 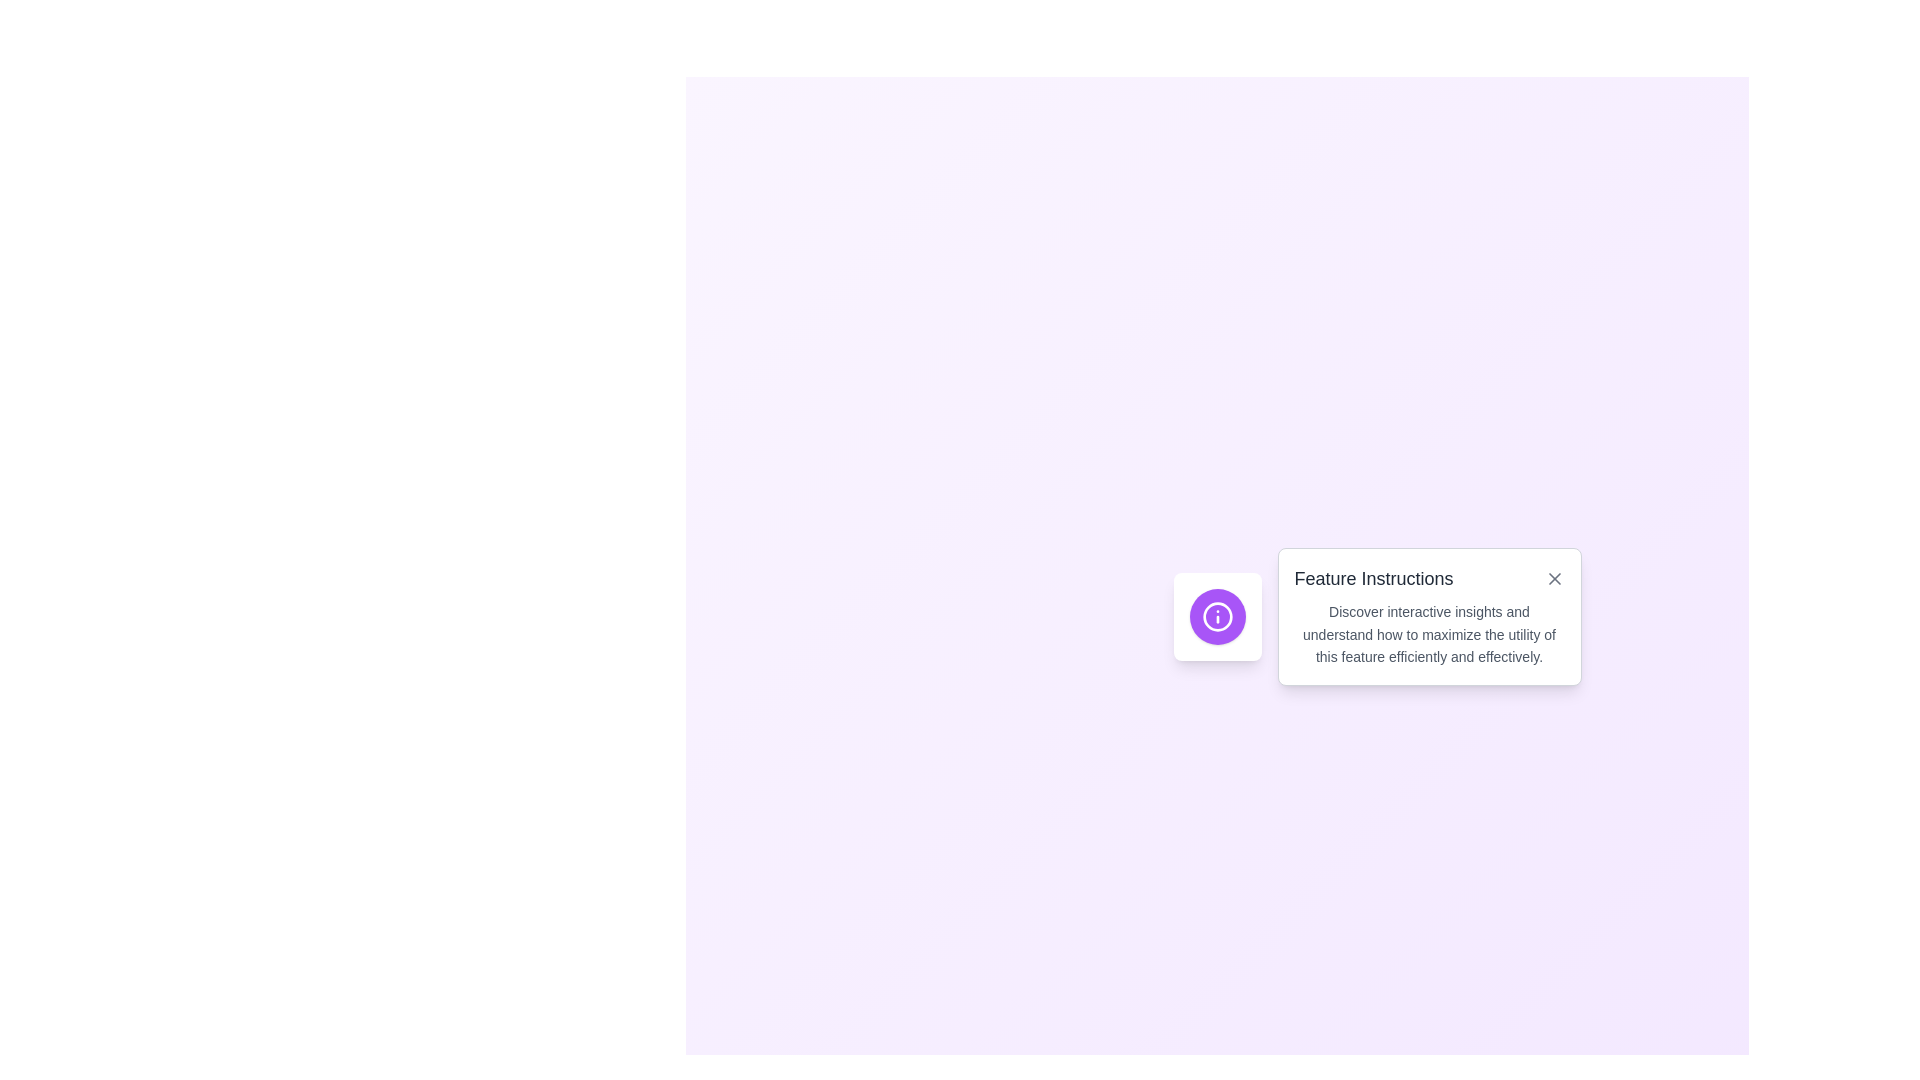 I want to click on the close button styled as an 'X' symbol located at the top-right corner of the 'Feature Instructions' card to observe the hover effect, so click(x=1553, y=578).